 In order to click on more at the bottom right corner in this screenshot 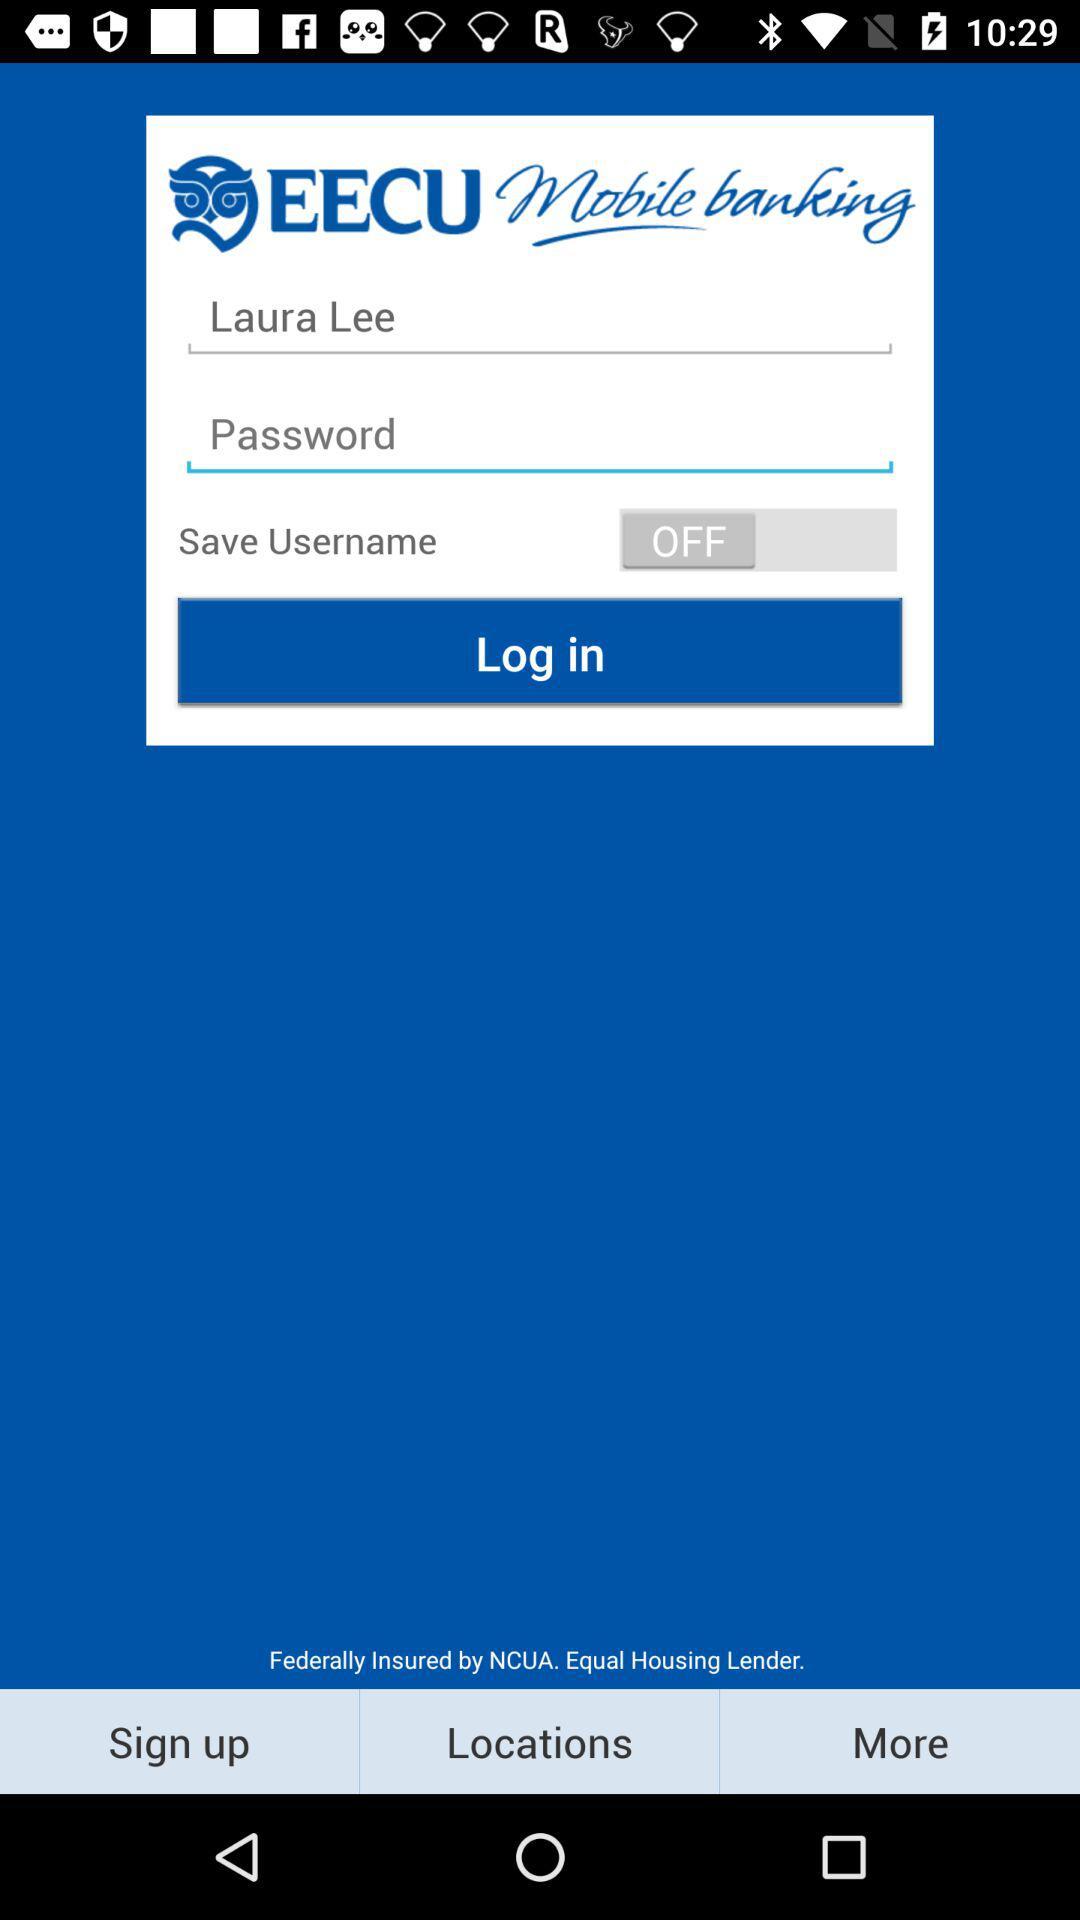, I will do `click(898, 1740)`.